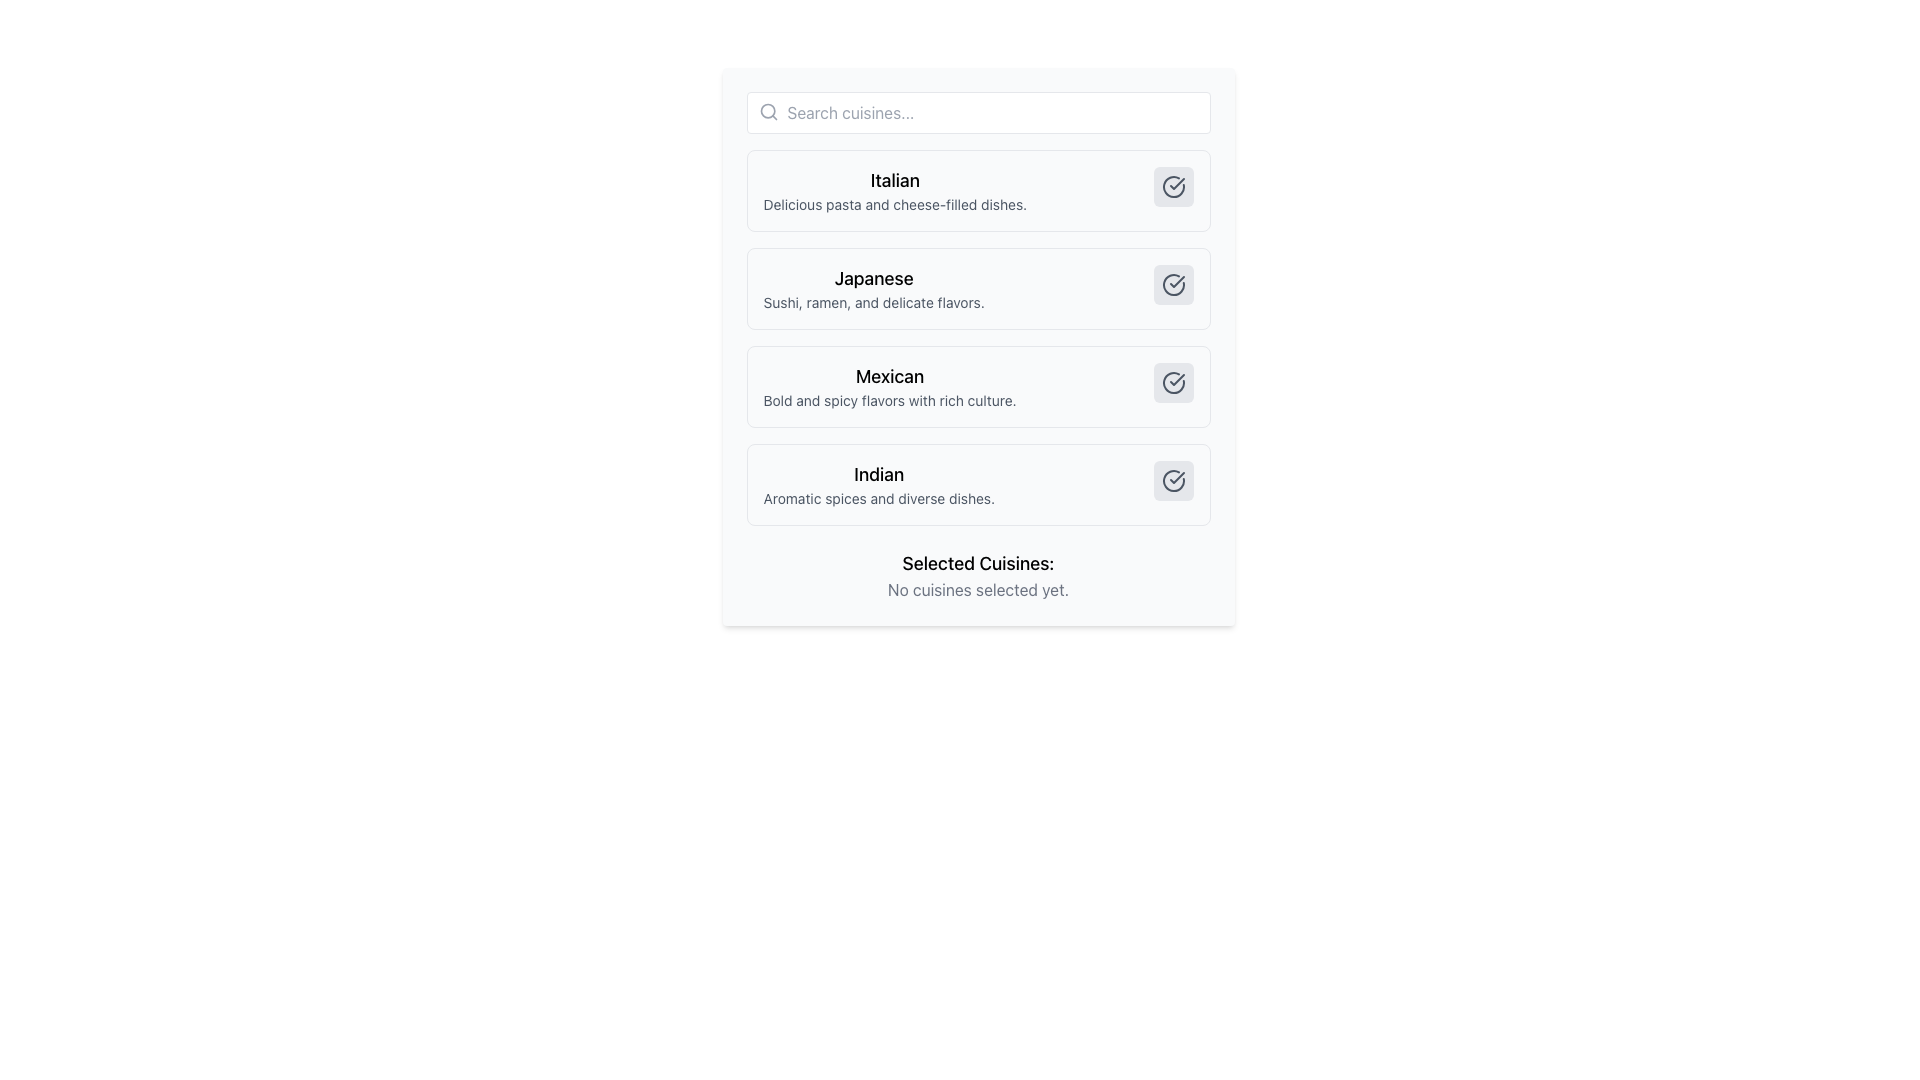 This screenshot has width=1920, height=1080. Describe the element at coordinates (1173, 285) in the screenshot. I see `the checkmark icon within the circular border located on the right end of the button for the 'Japanese' cuisine entry` at that location.